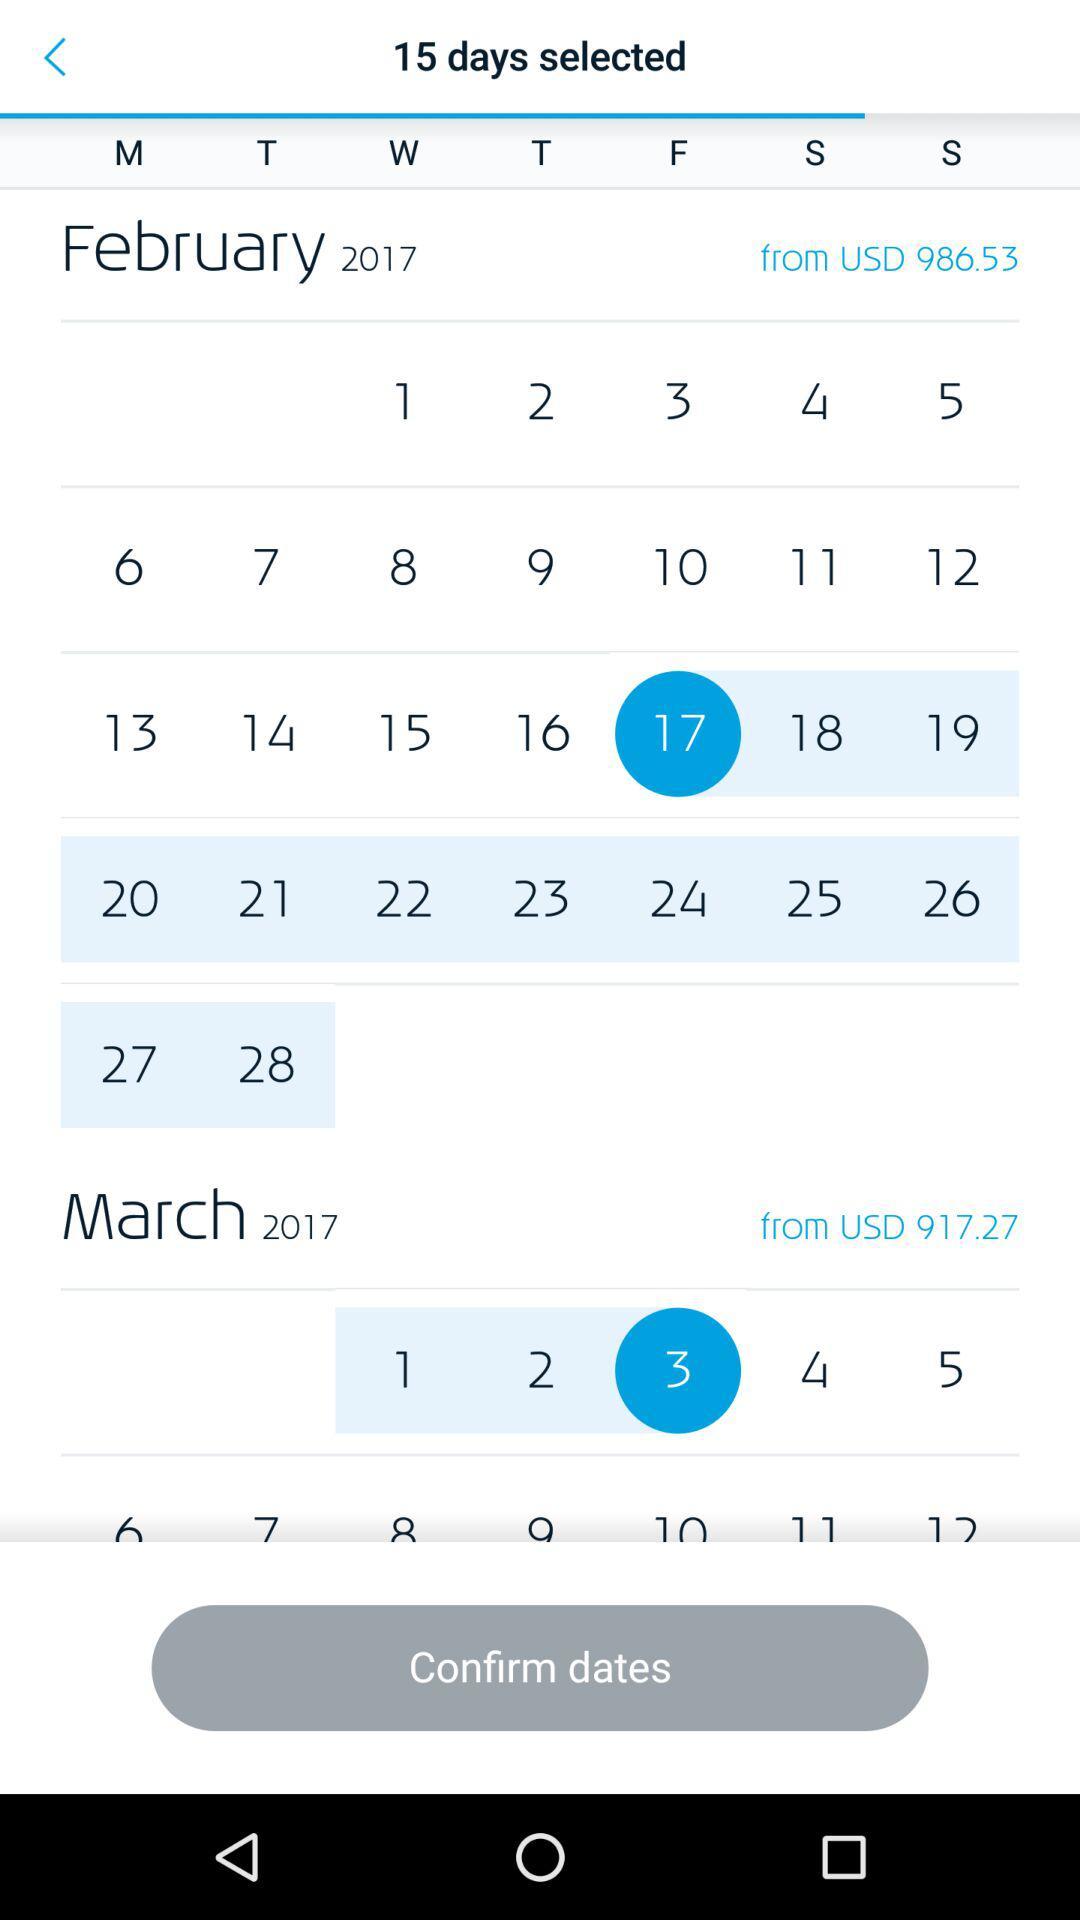 Image resolution: width=1080 pixels, height=1920 pixels. Describe the element at coordinates (540, 1668) in the screenshot. I see `the confirm dates item` at that location.